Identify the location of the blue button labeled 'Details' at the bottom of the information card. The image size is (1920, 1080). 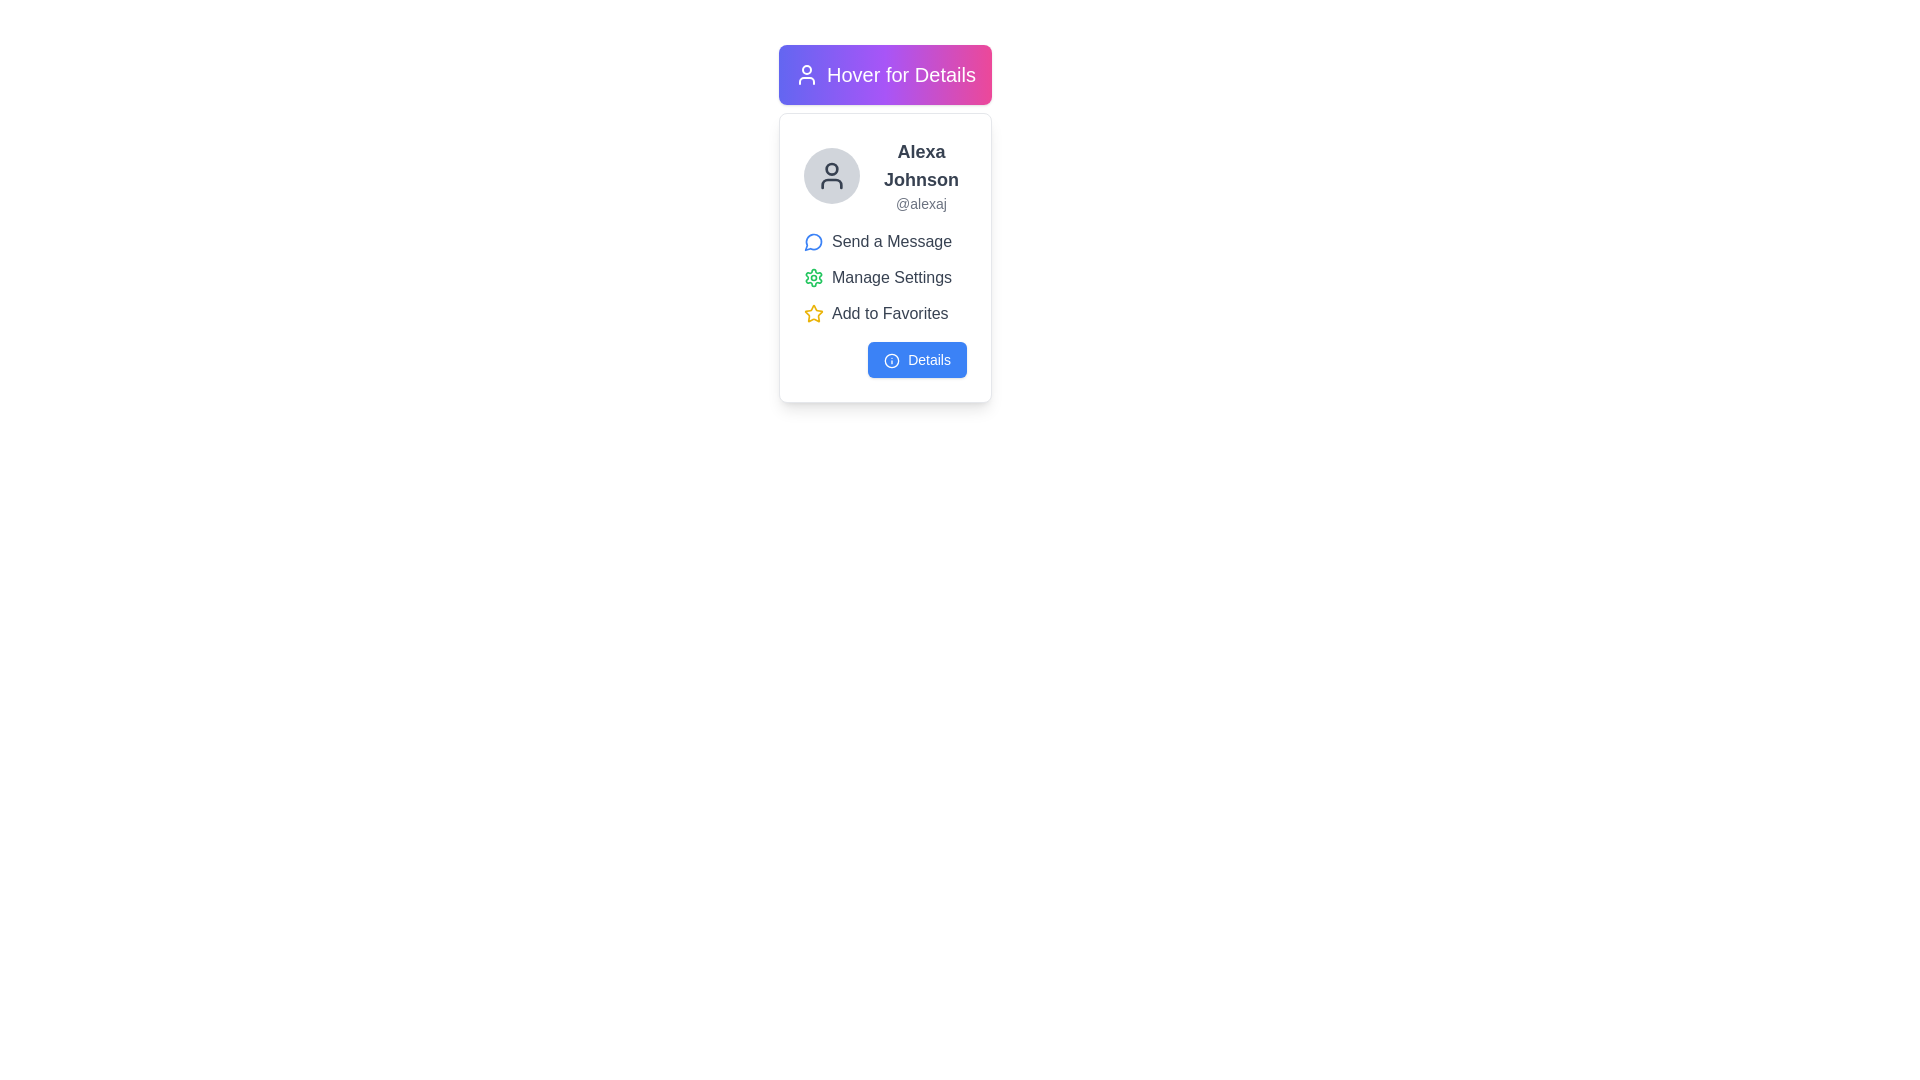
(884, 358).